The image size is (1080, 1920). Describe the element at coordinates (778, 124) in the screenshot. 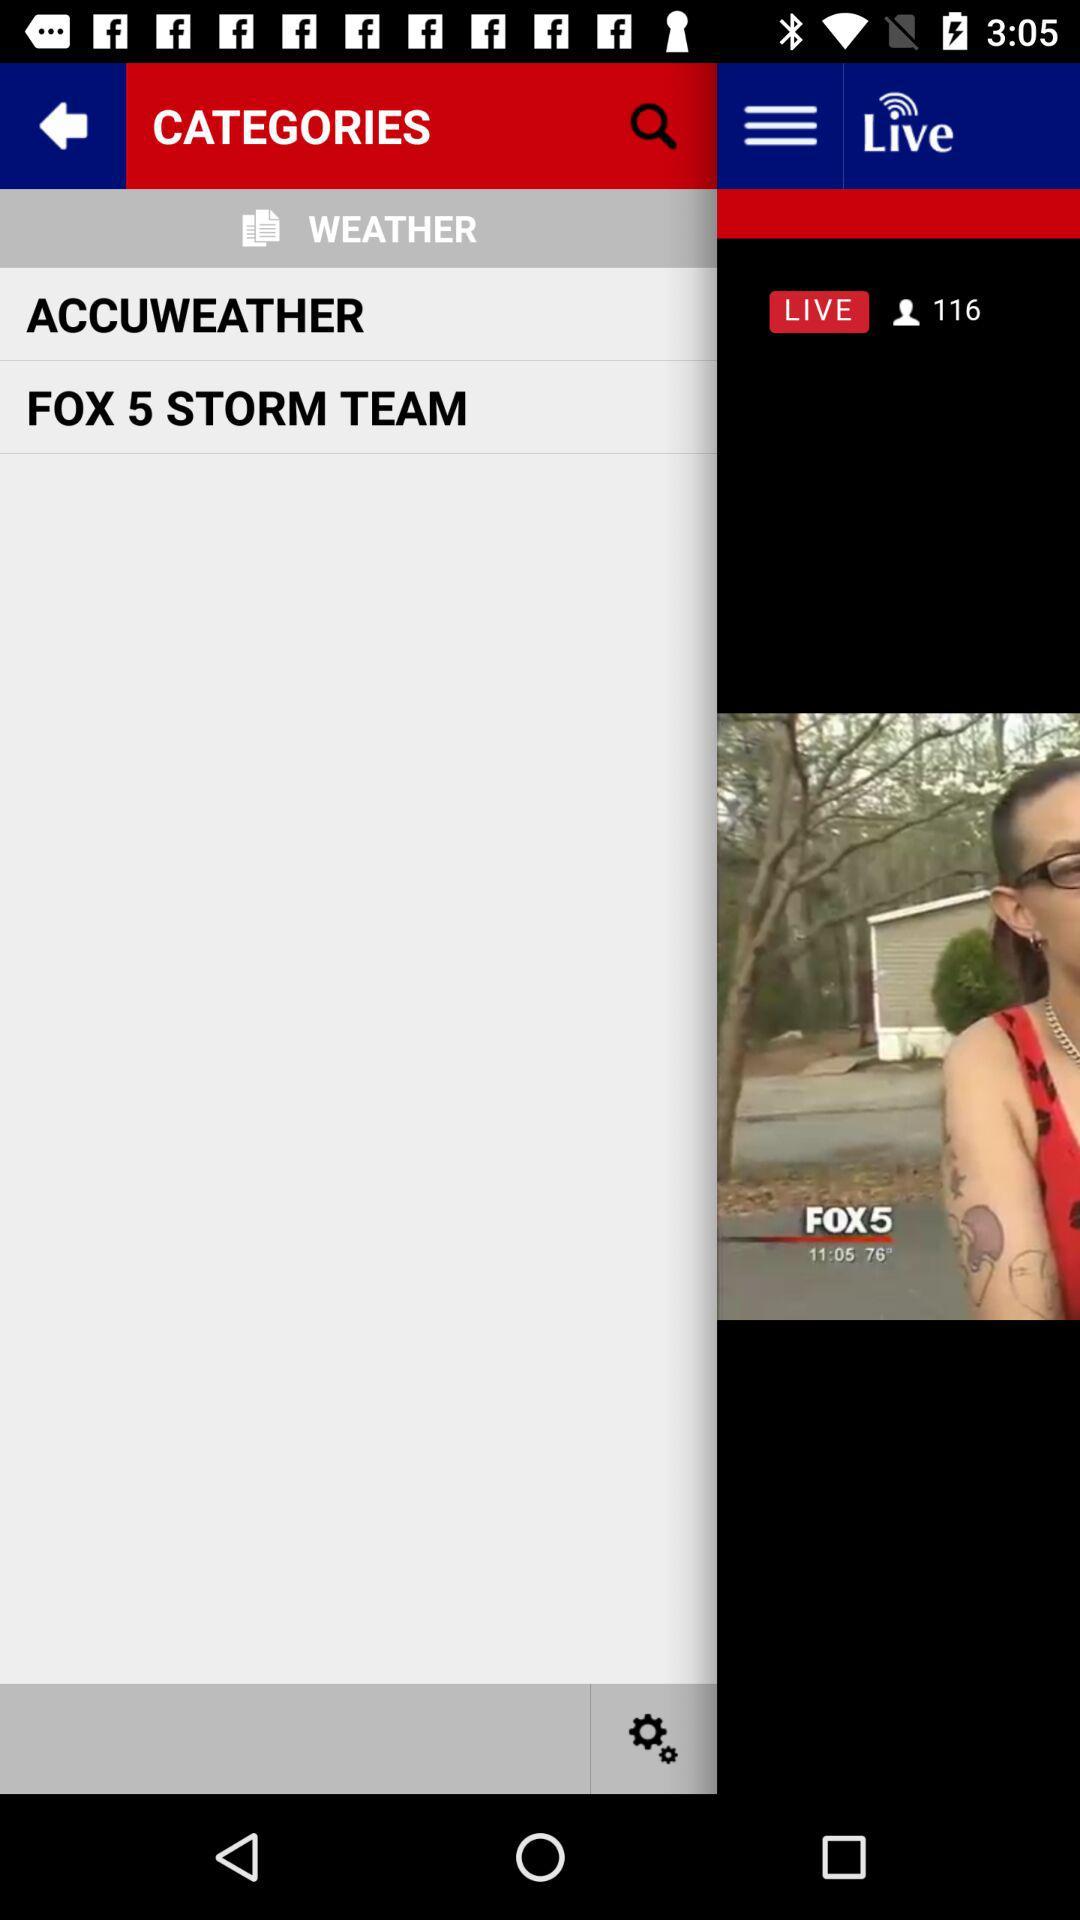

I see `the menu icon` at that location.